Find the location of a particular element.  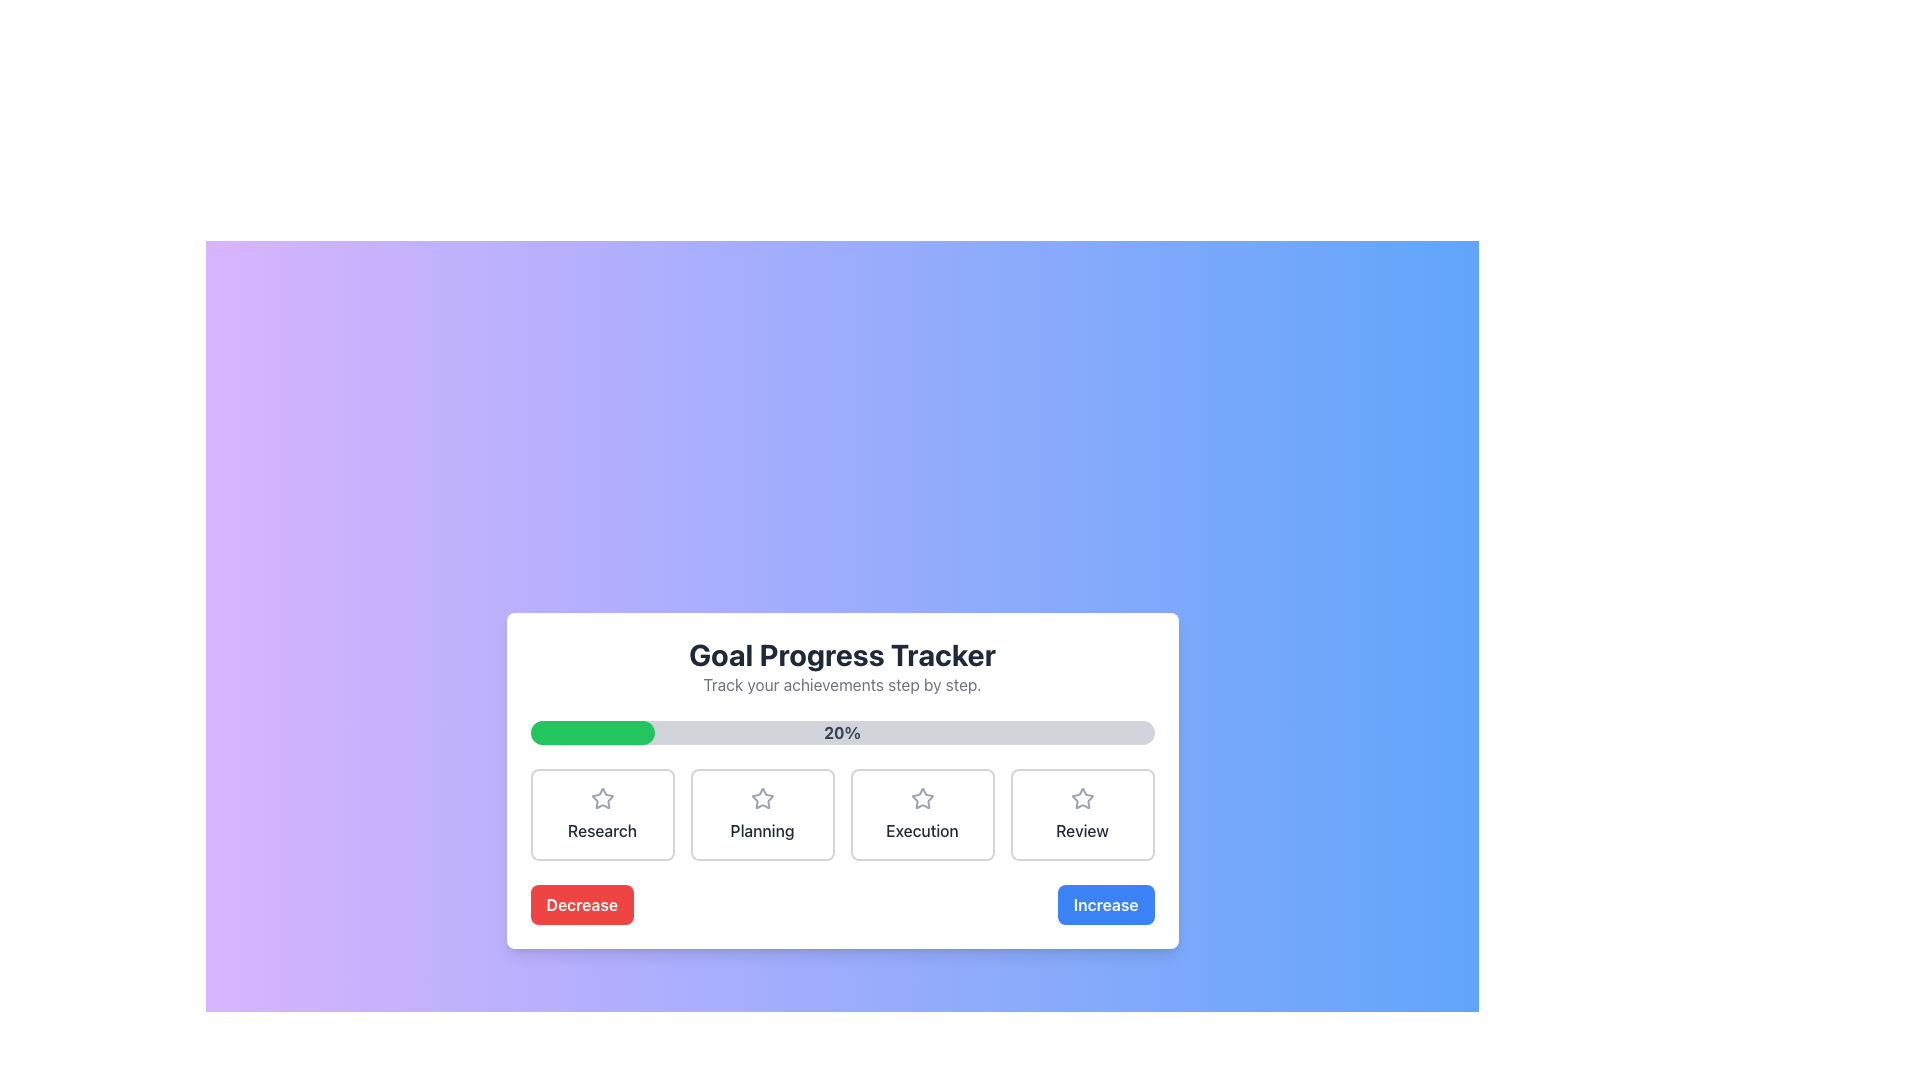

the state of the star icon in the second card labeled 'Planning' to check for any changes upon interaction is located at coordinates (761, 797).